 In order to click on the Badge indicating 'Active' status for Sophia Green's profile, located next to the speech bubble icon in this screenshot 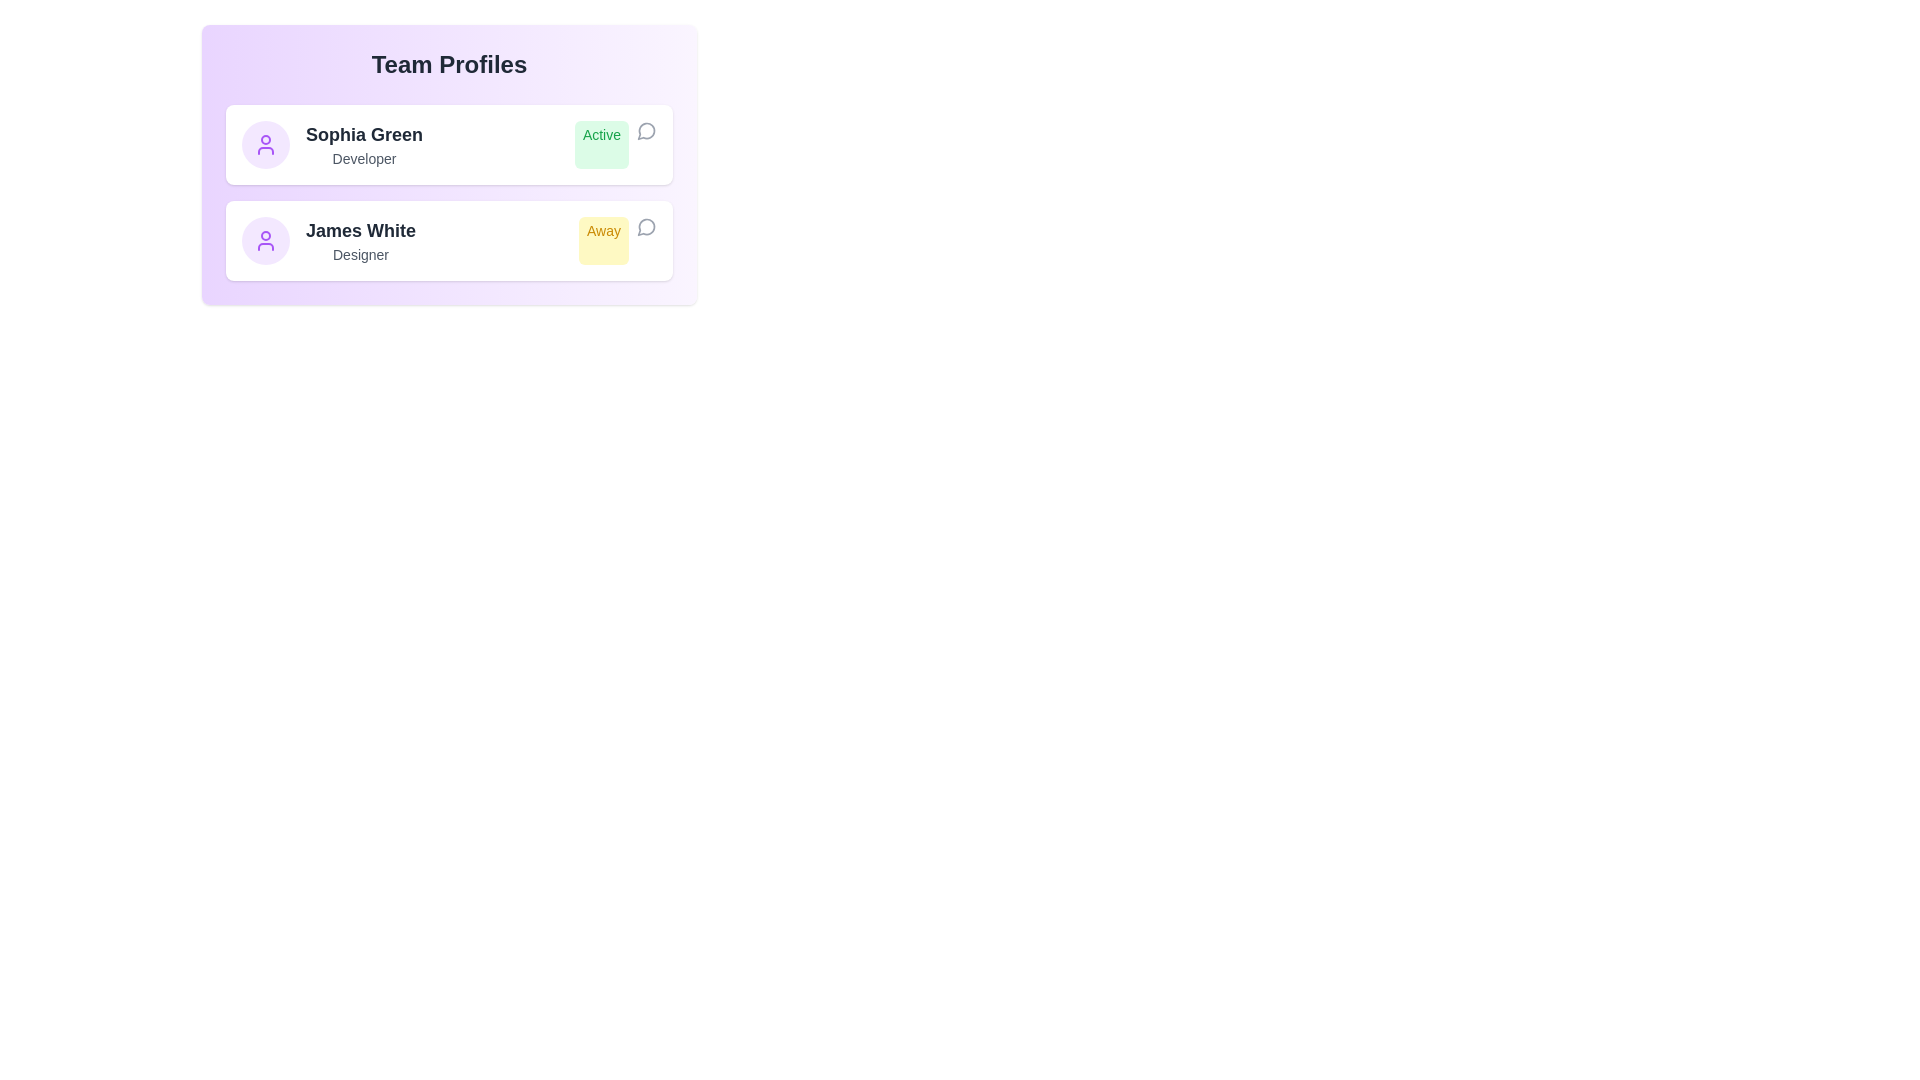, I will do `click(600, 144)`.